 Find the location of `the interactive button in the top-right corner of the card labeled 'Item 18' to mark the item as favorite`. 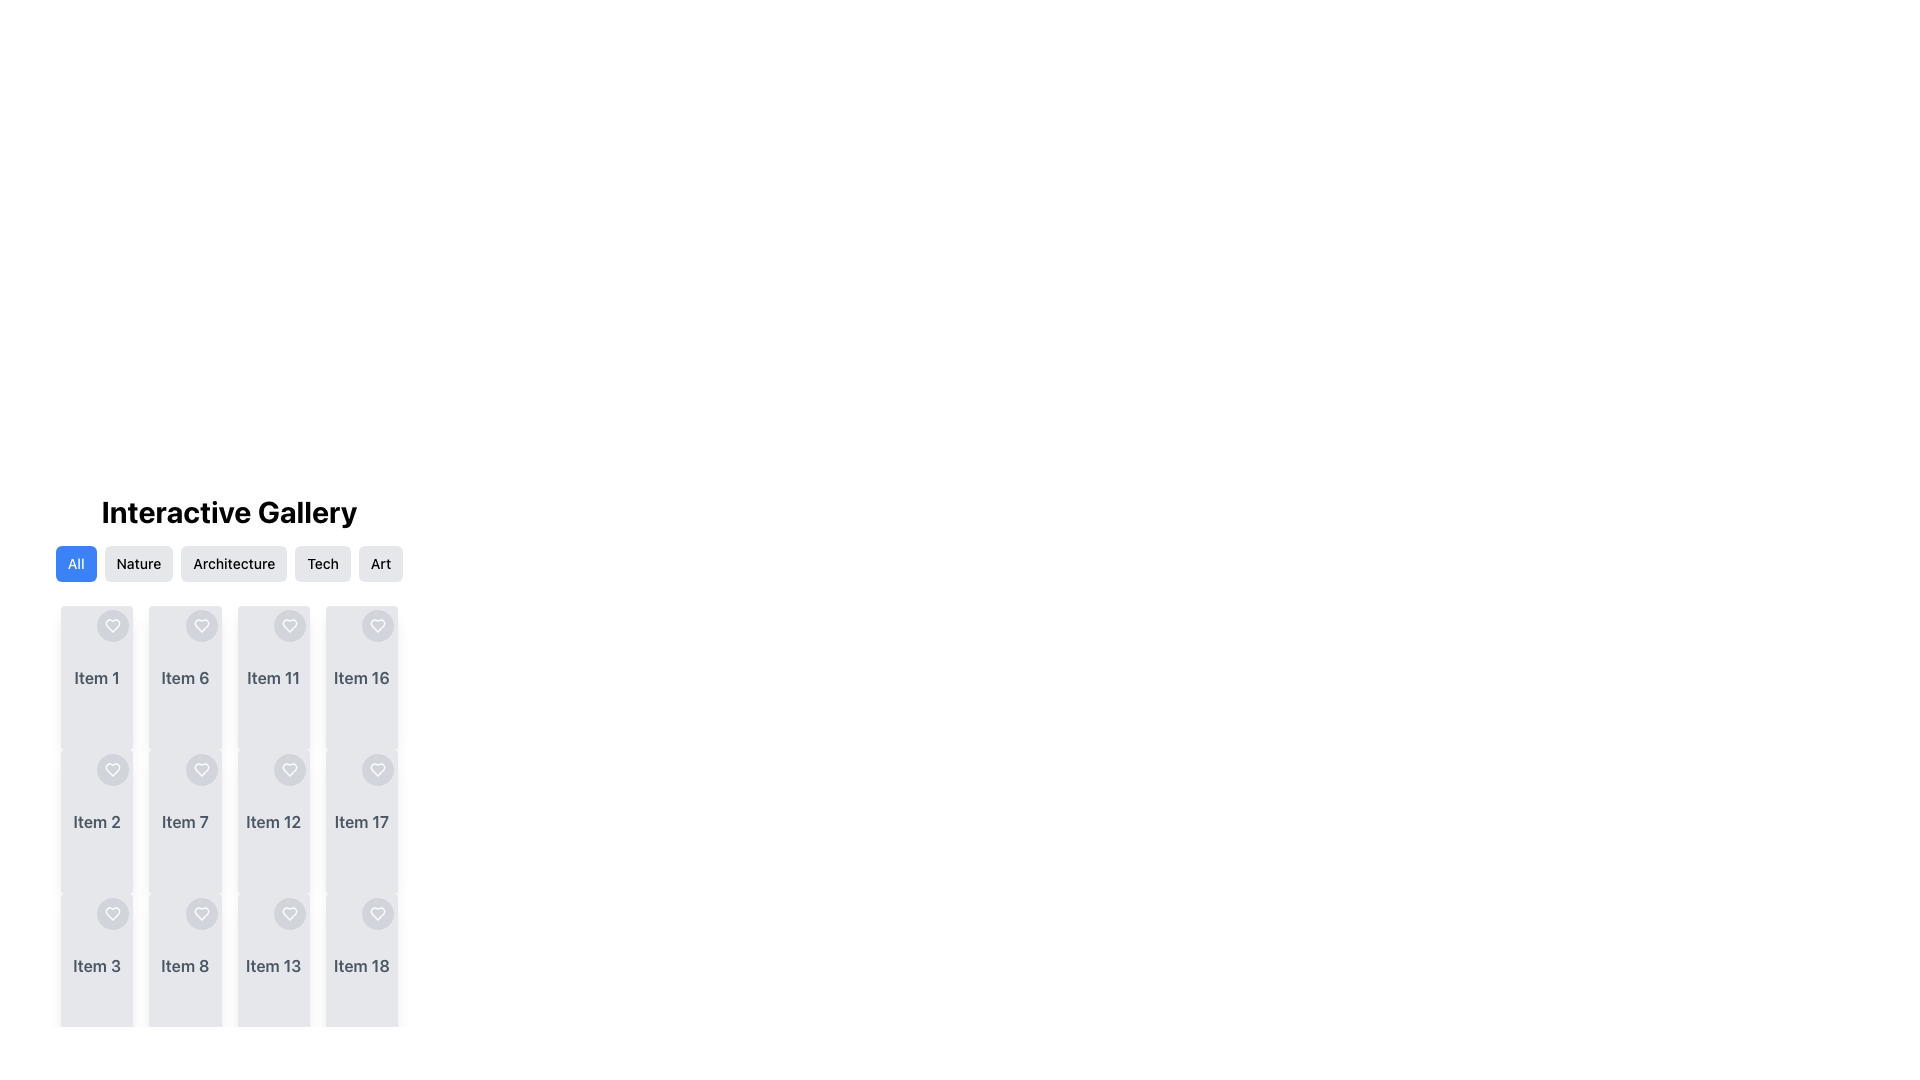

the interactive button in the top-right corner of the card labeled 'Item 18' to mark the item as favorite is located at coordinates (378, 914).